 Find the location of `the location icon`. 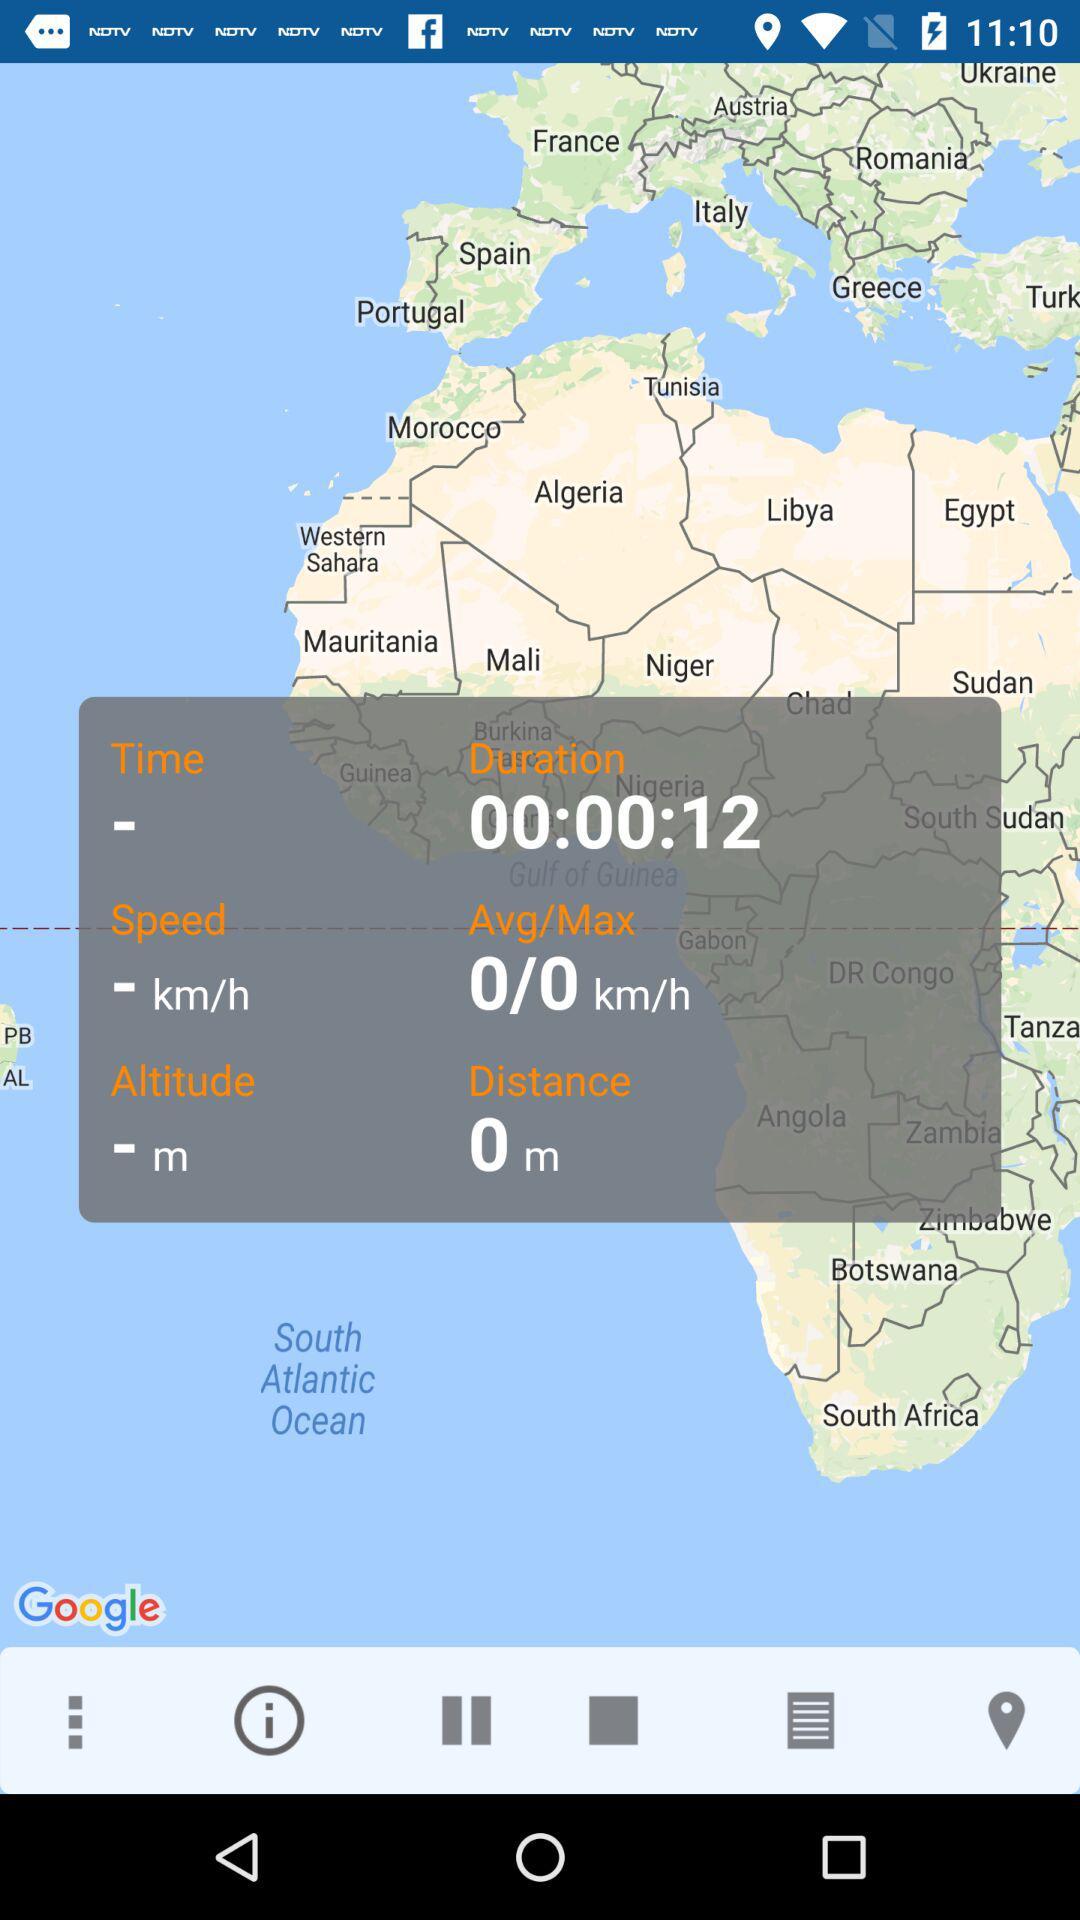

the location icon is located at coordinates (1006, 1719).